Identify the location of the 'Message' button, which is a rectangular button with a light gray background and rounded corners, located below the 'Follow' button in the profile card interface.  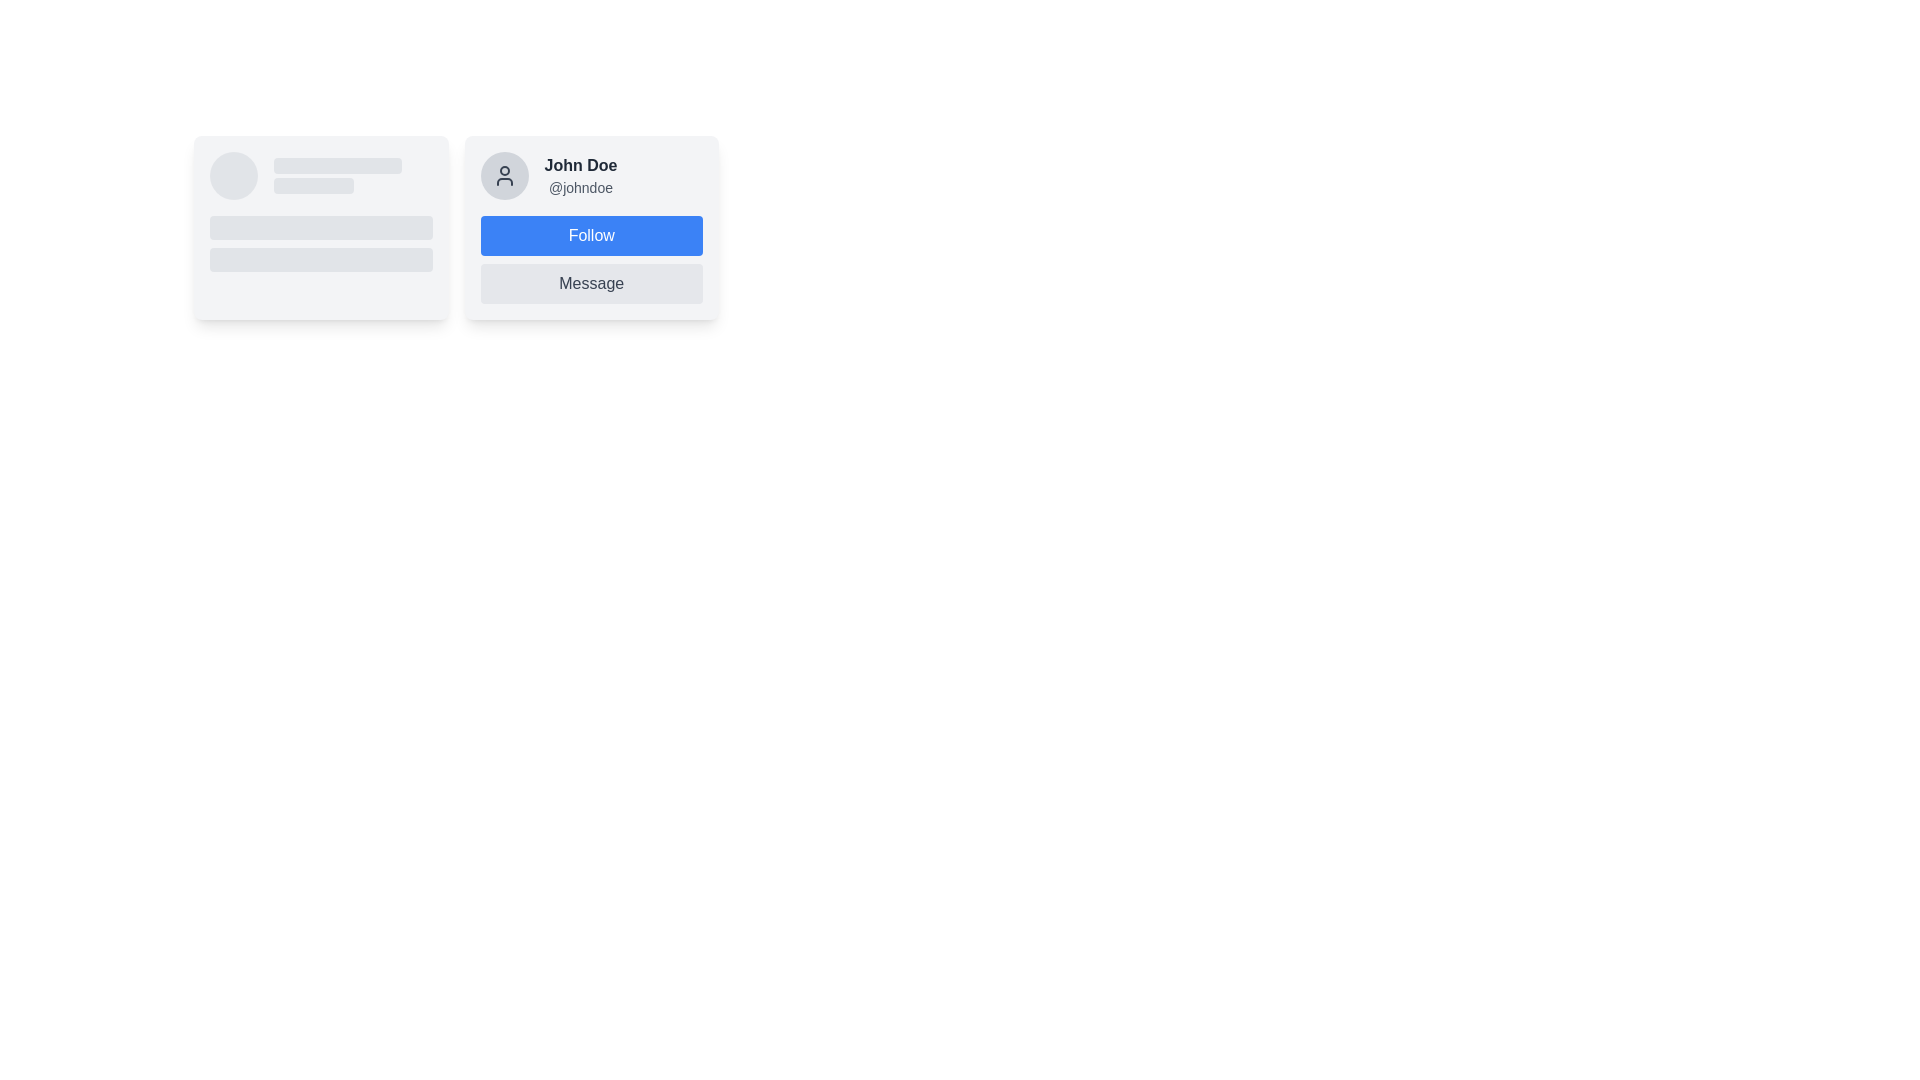
(590, 284).